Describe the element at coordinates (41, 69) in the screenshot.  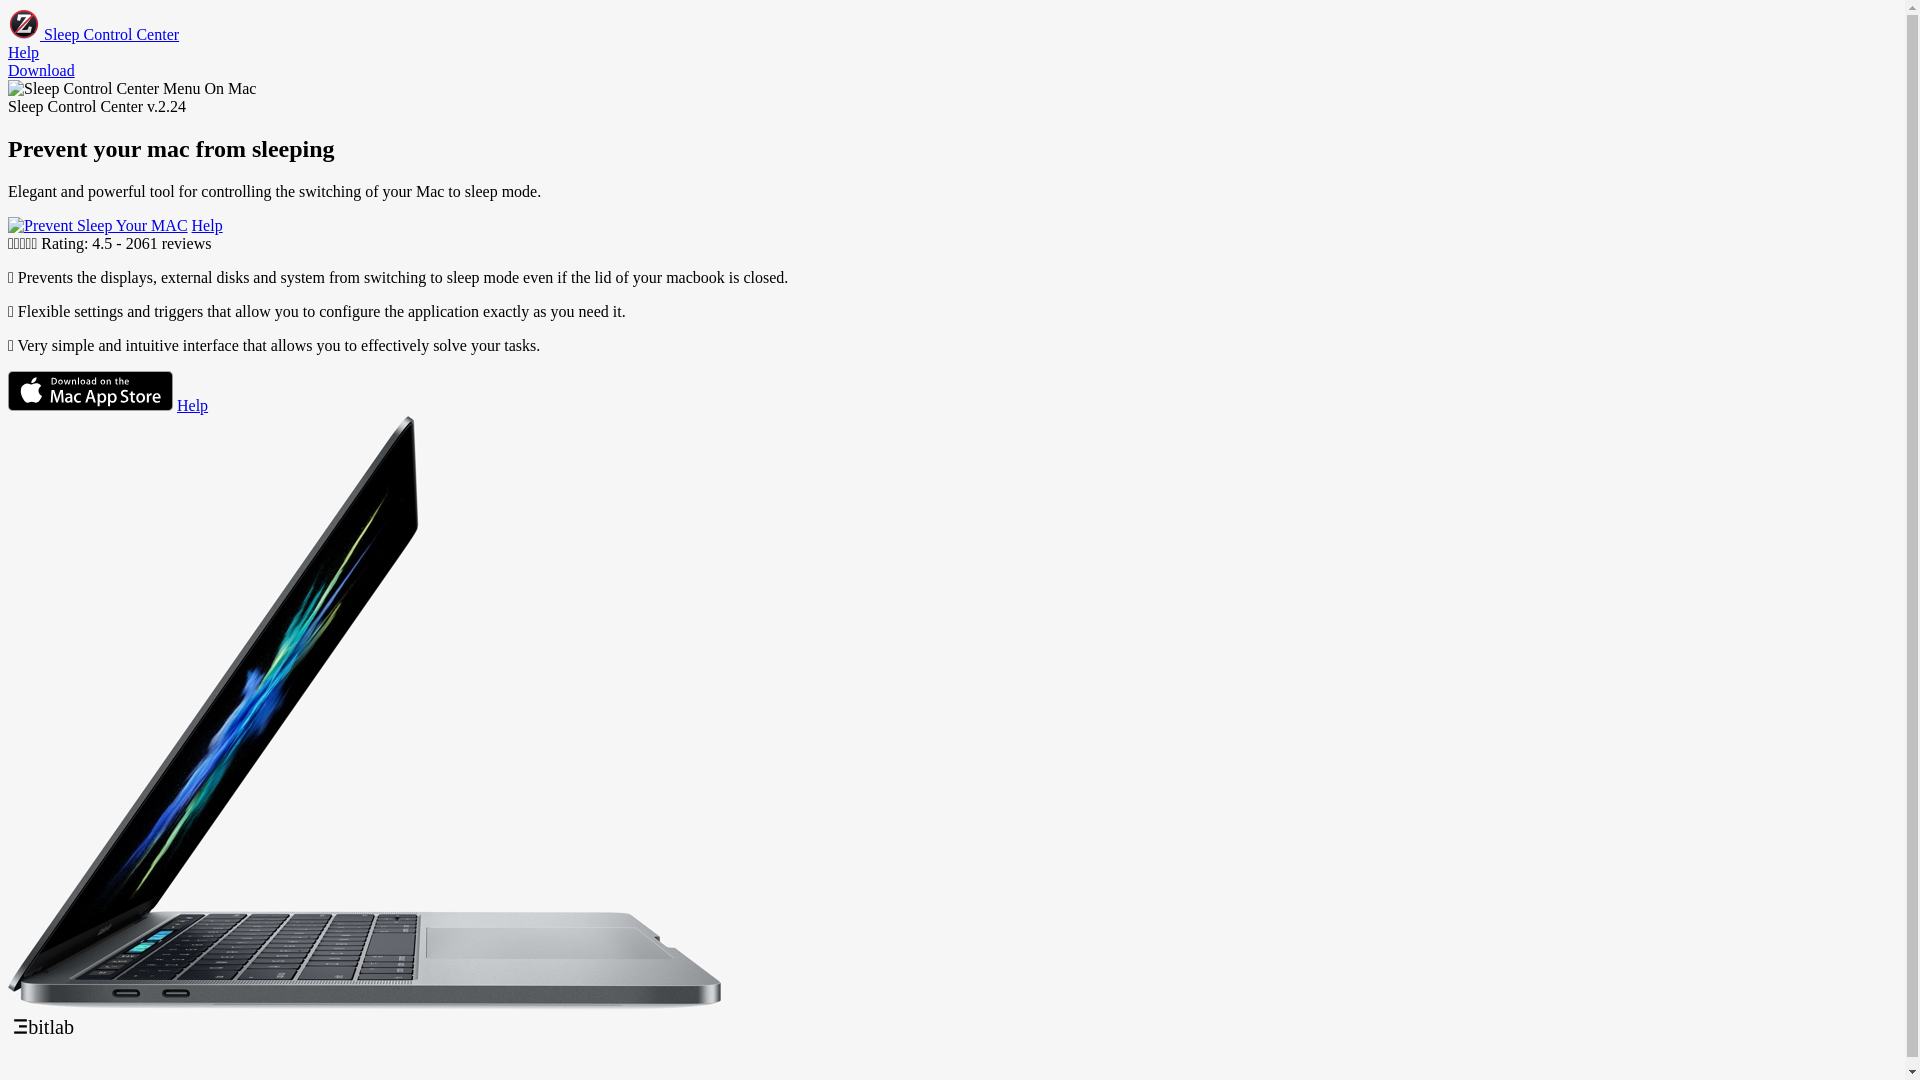
I see `'Download'` at that location.